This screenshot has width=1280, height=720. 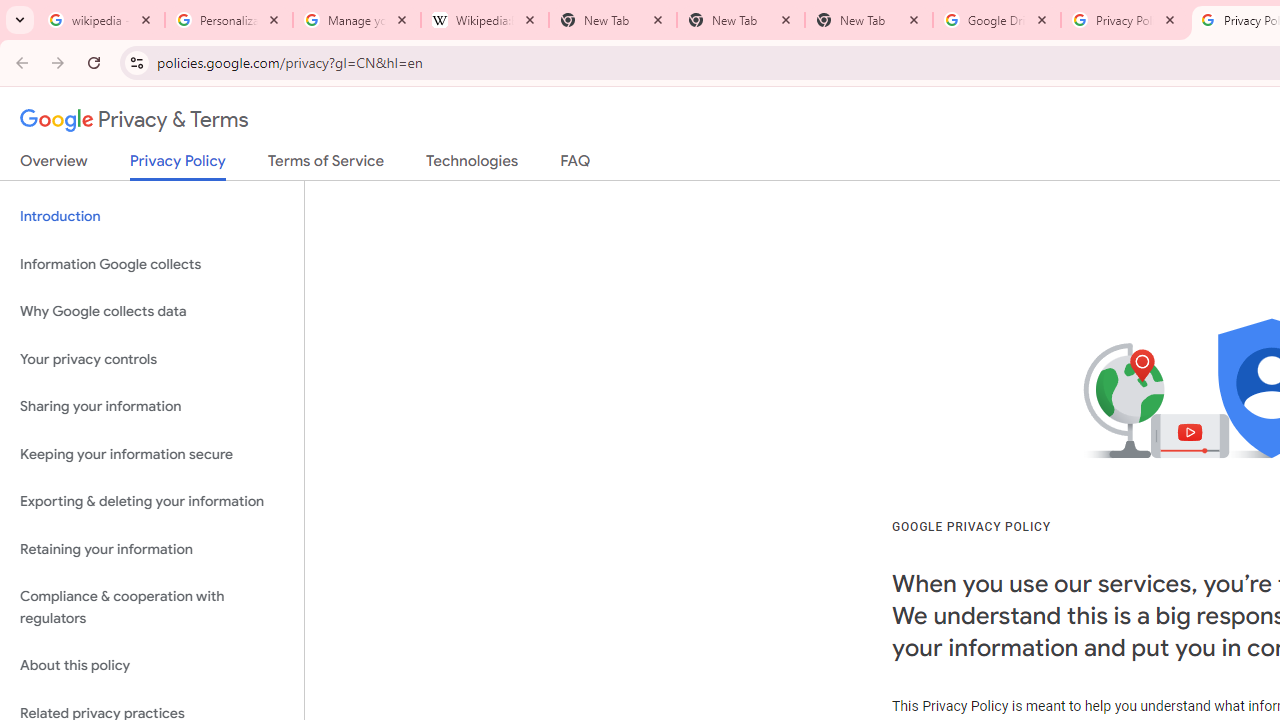 What do you see at coordinates (151, 549) in the screenshot?
I see `'Retaining your information'` at bounding box center [151, 549].